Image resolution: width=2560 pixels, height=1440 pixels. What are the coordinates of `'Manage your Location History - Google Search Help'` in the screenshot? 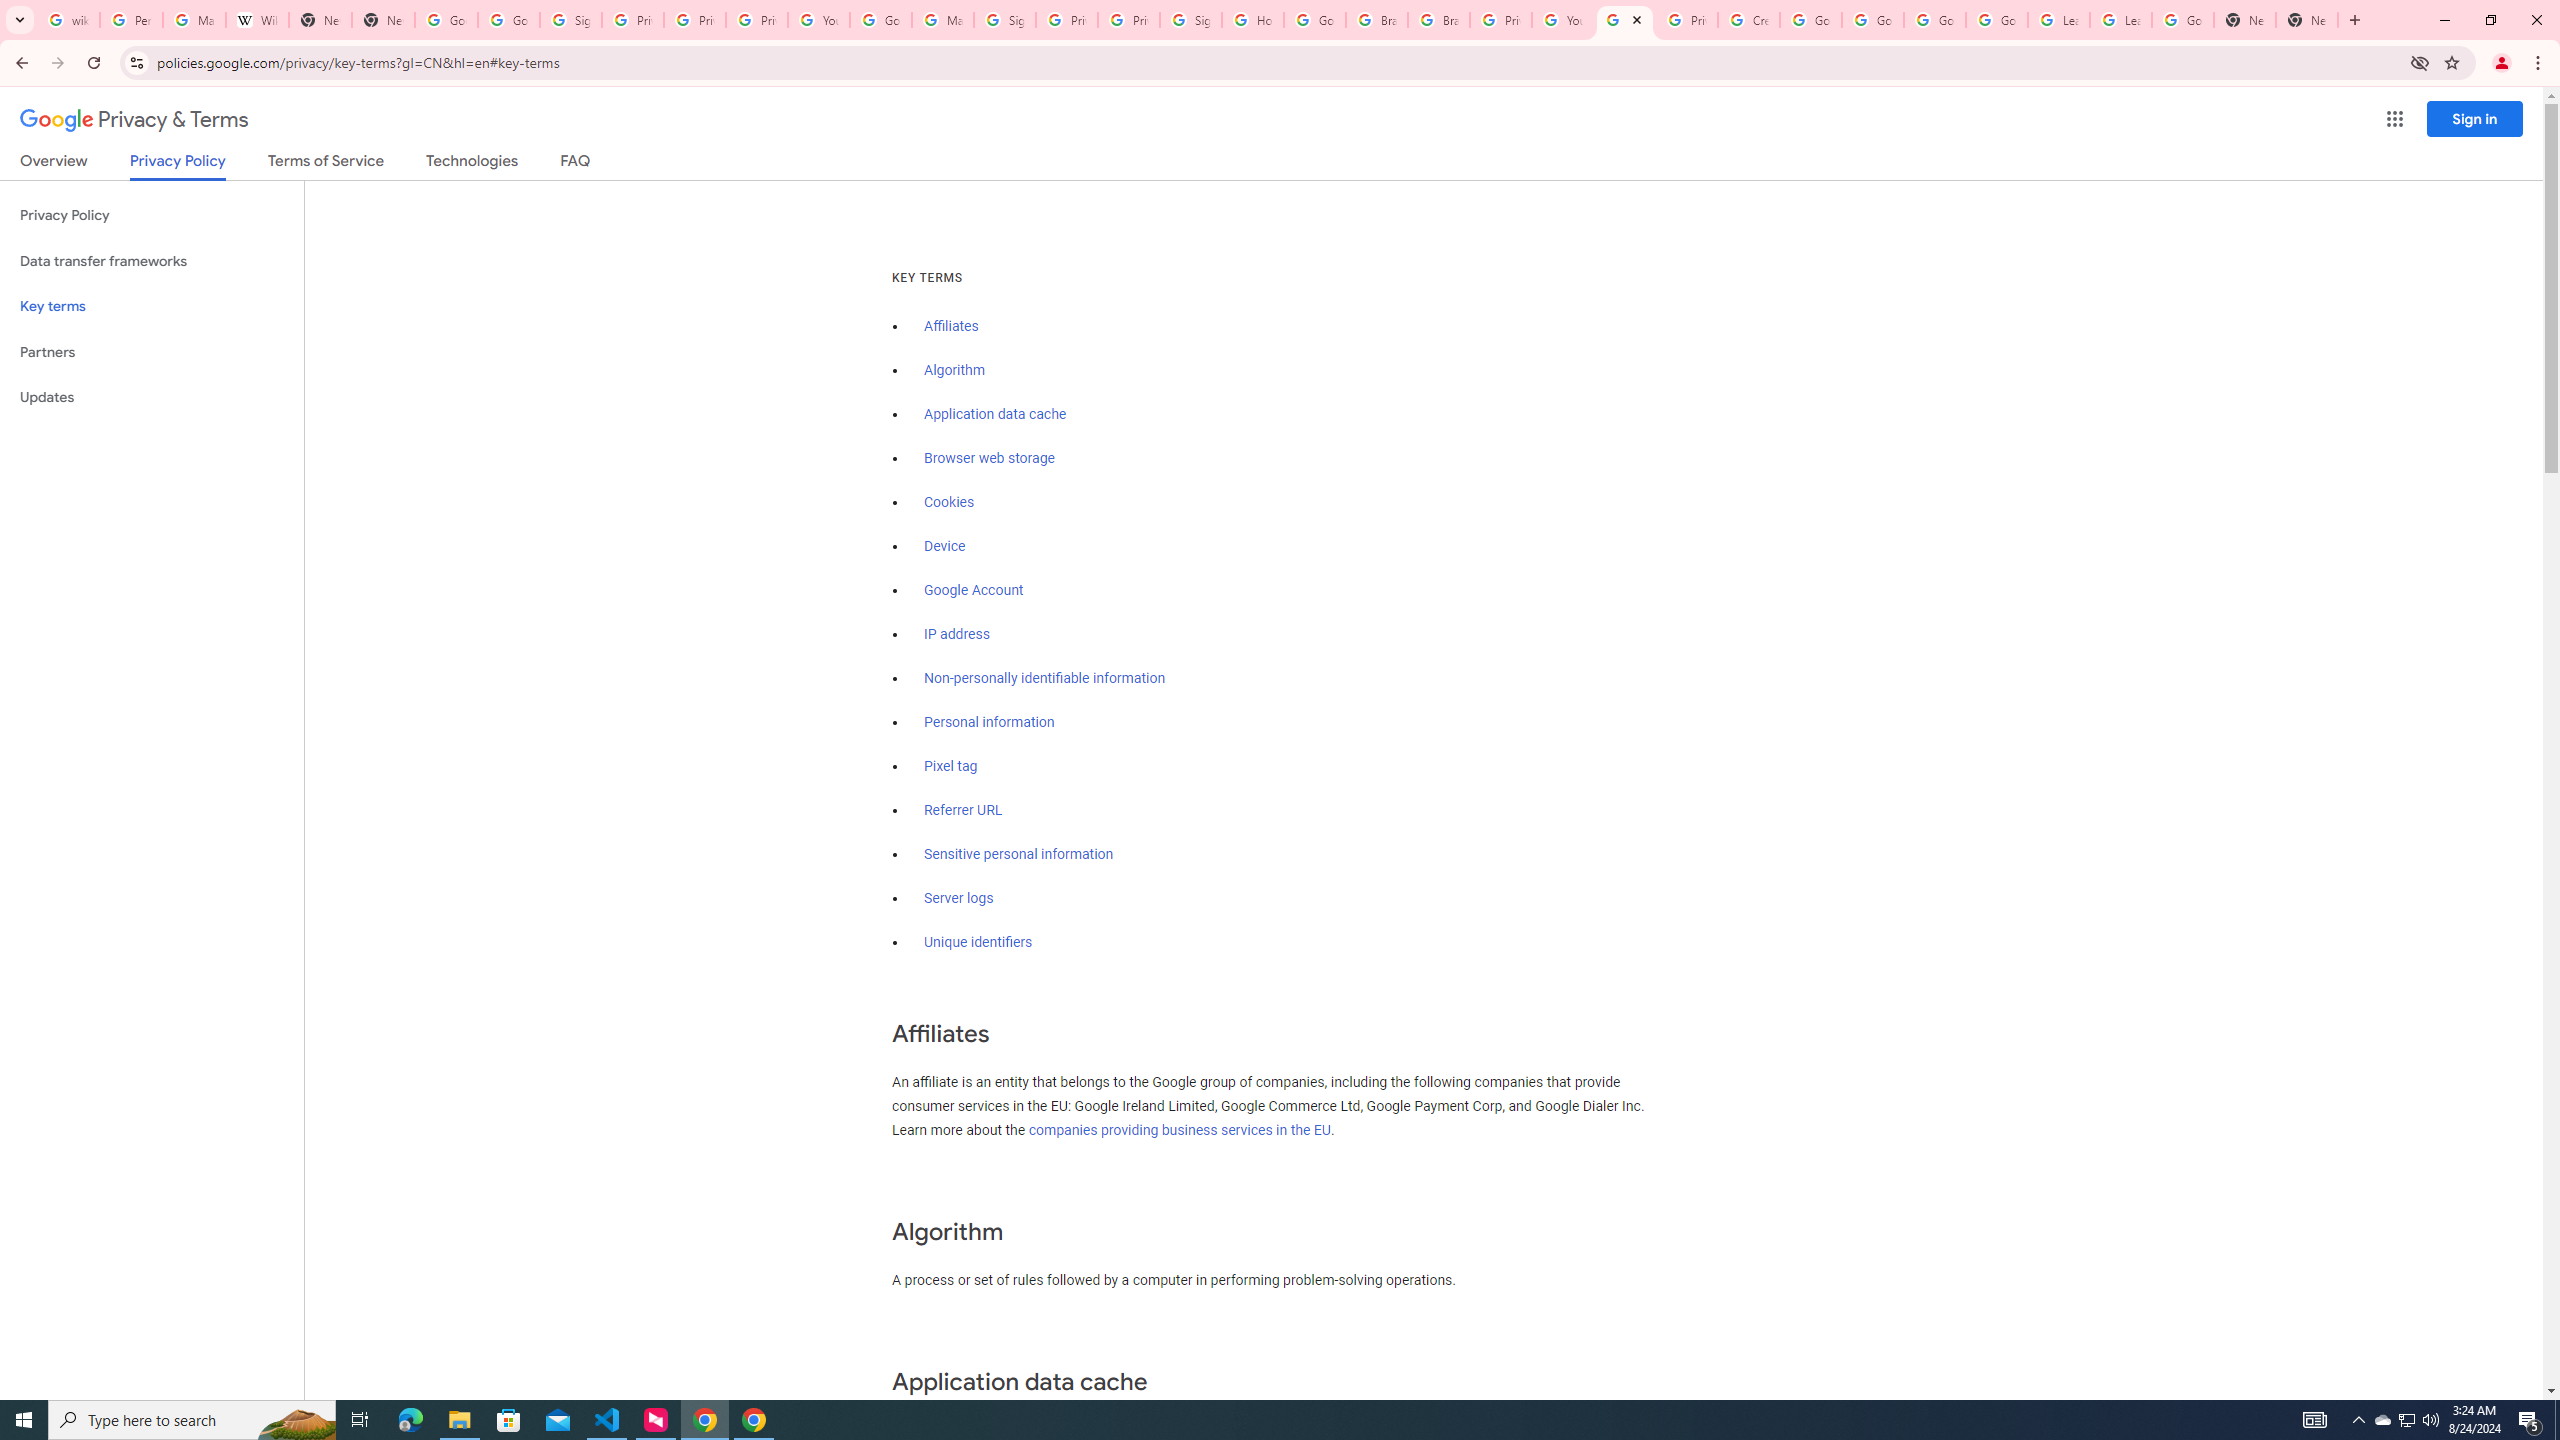 It's located at (193, 19).